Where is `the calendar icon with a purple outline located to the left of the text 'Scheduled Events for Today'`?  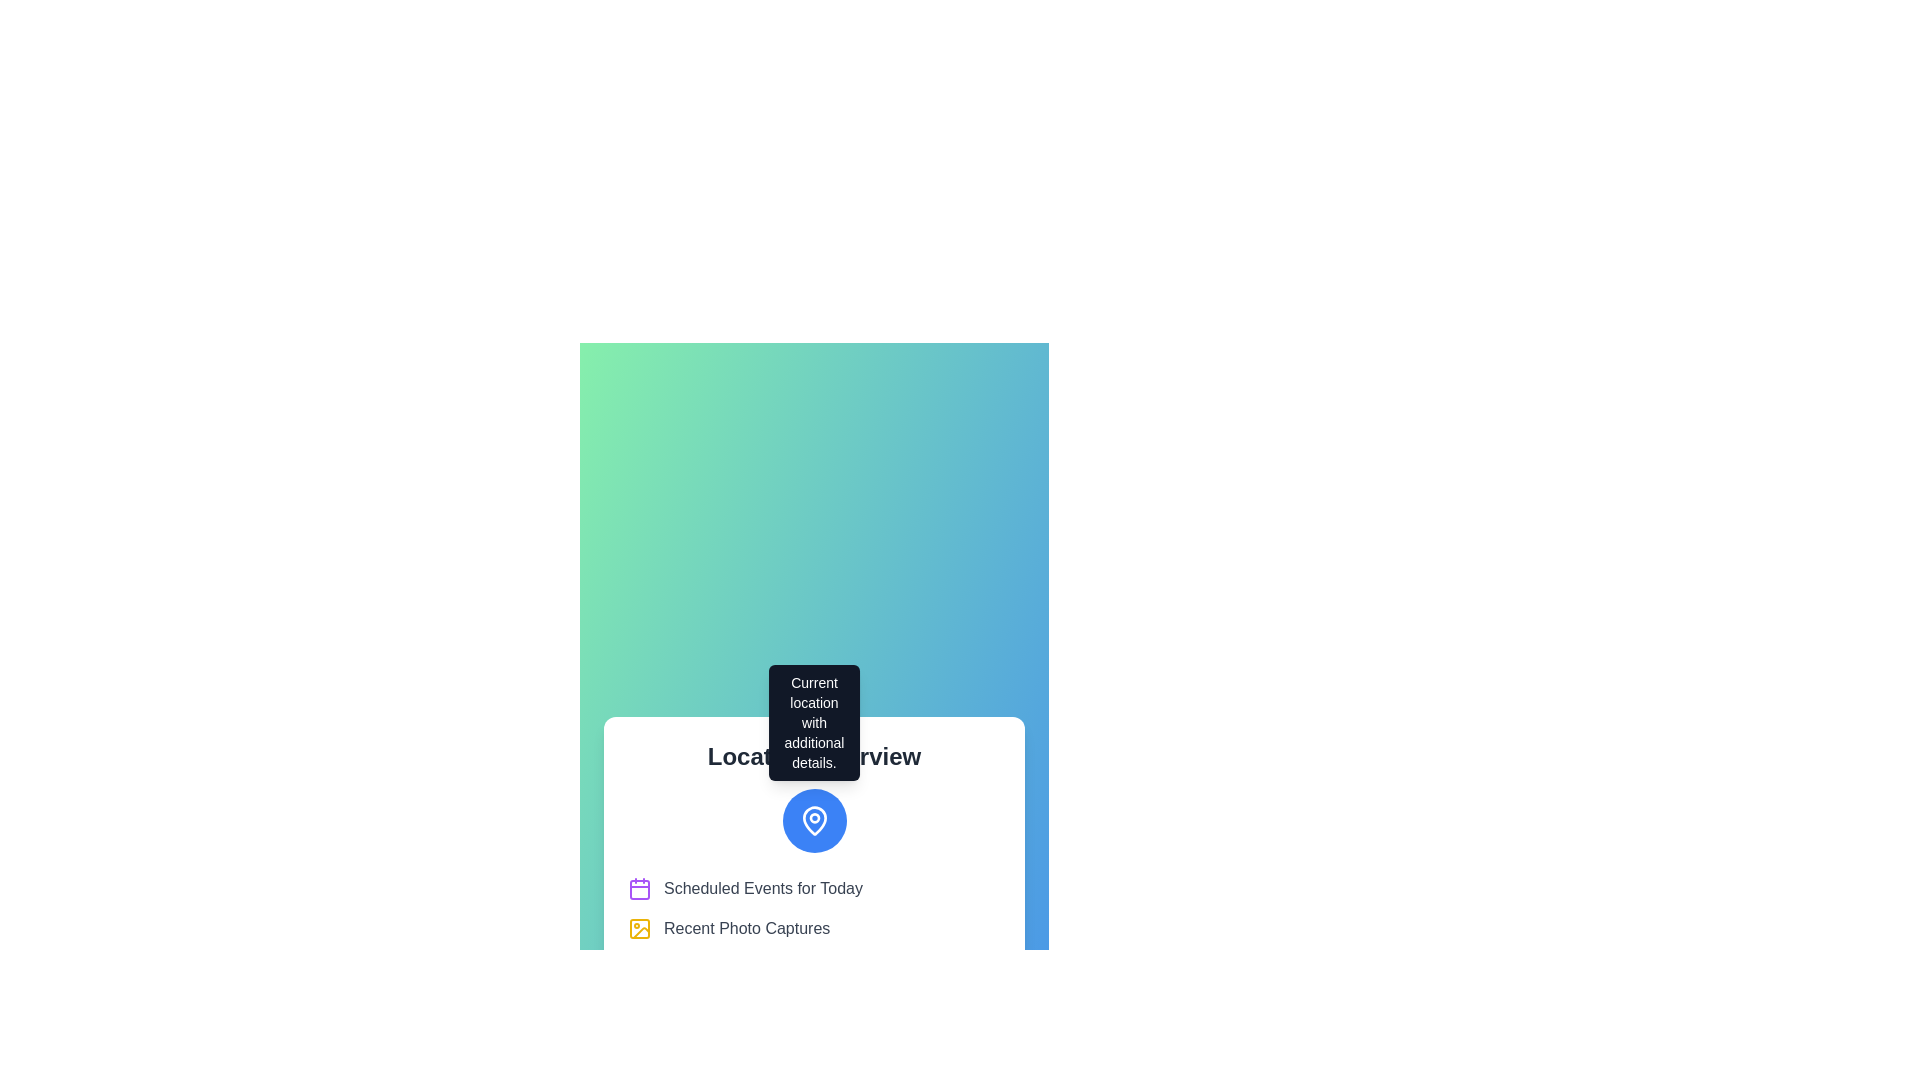
the calendar icon with a purple outline located to the left of the text 'Scheduled Events for Today' is located at coordinates (638, 887).